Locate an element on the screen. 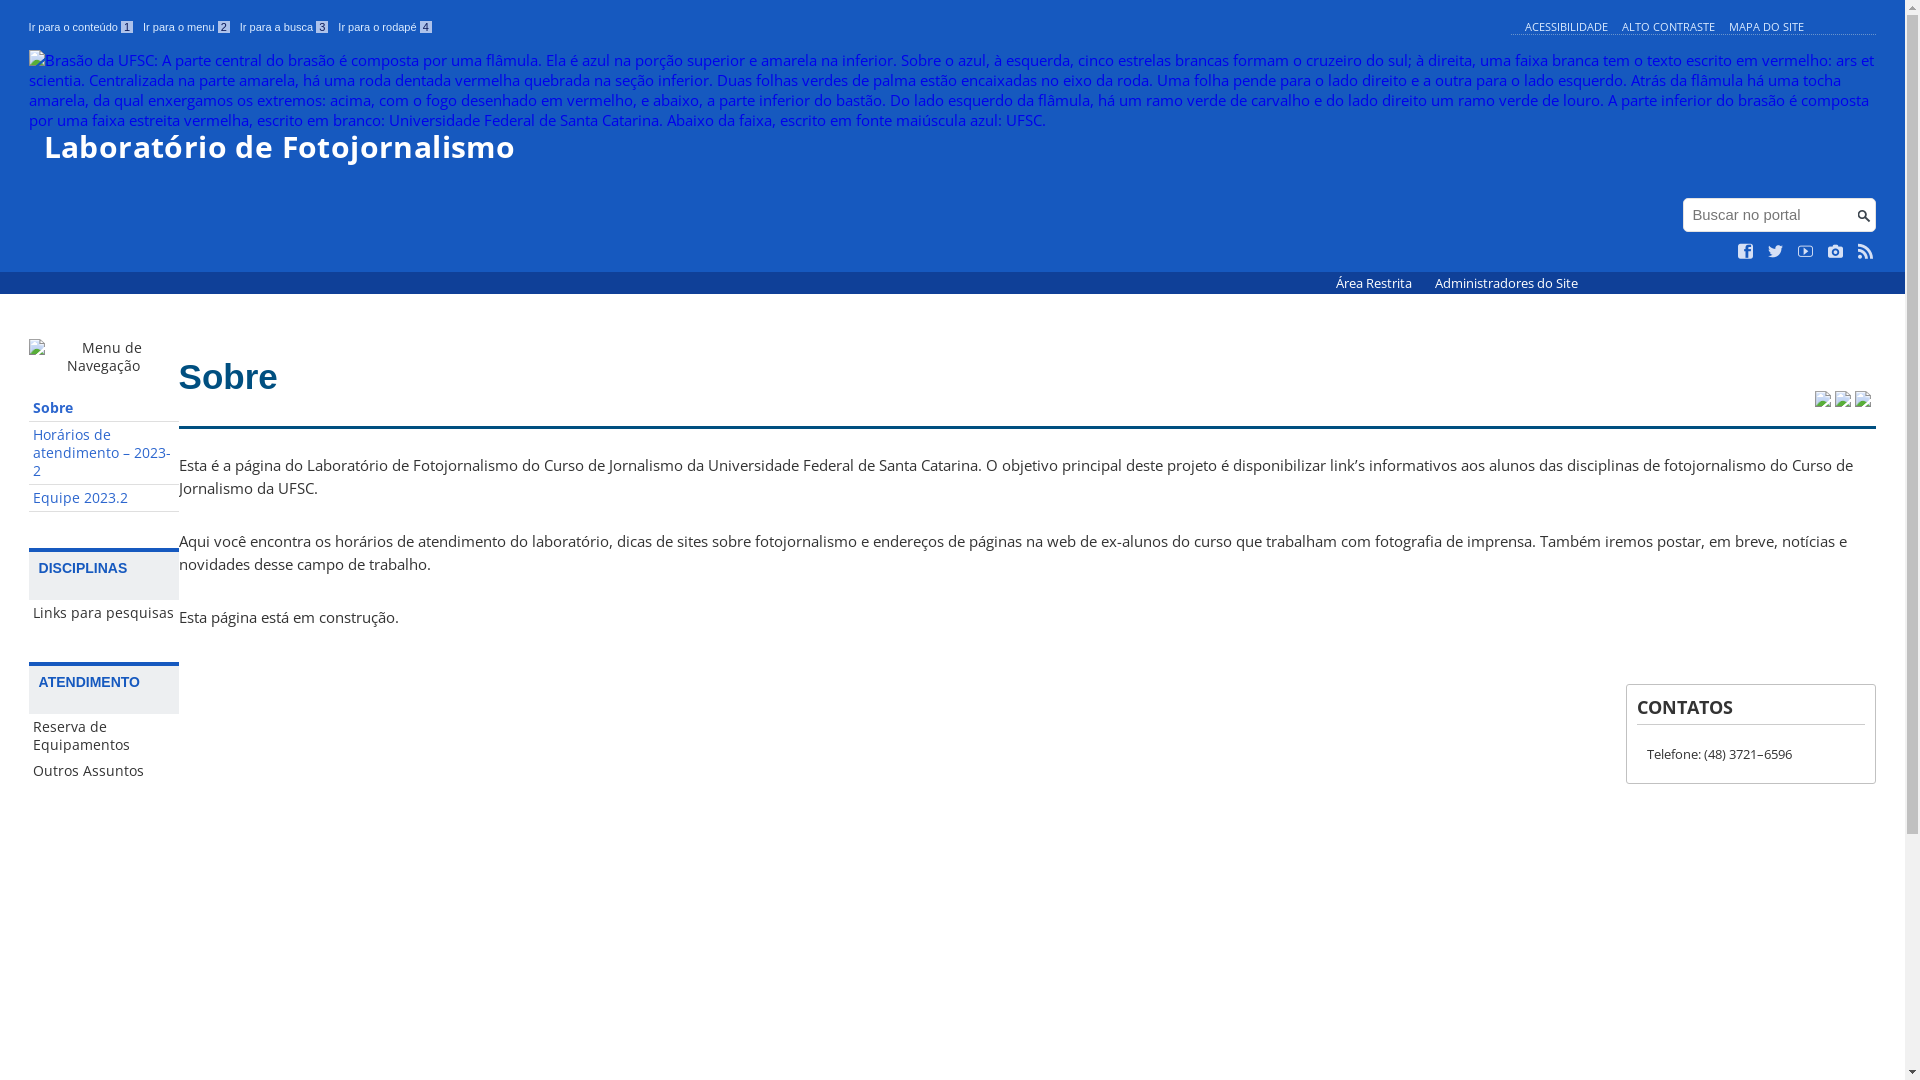  'Ir para a busca 3' is located at coordinates (283, 27).